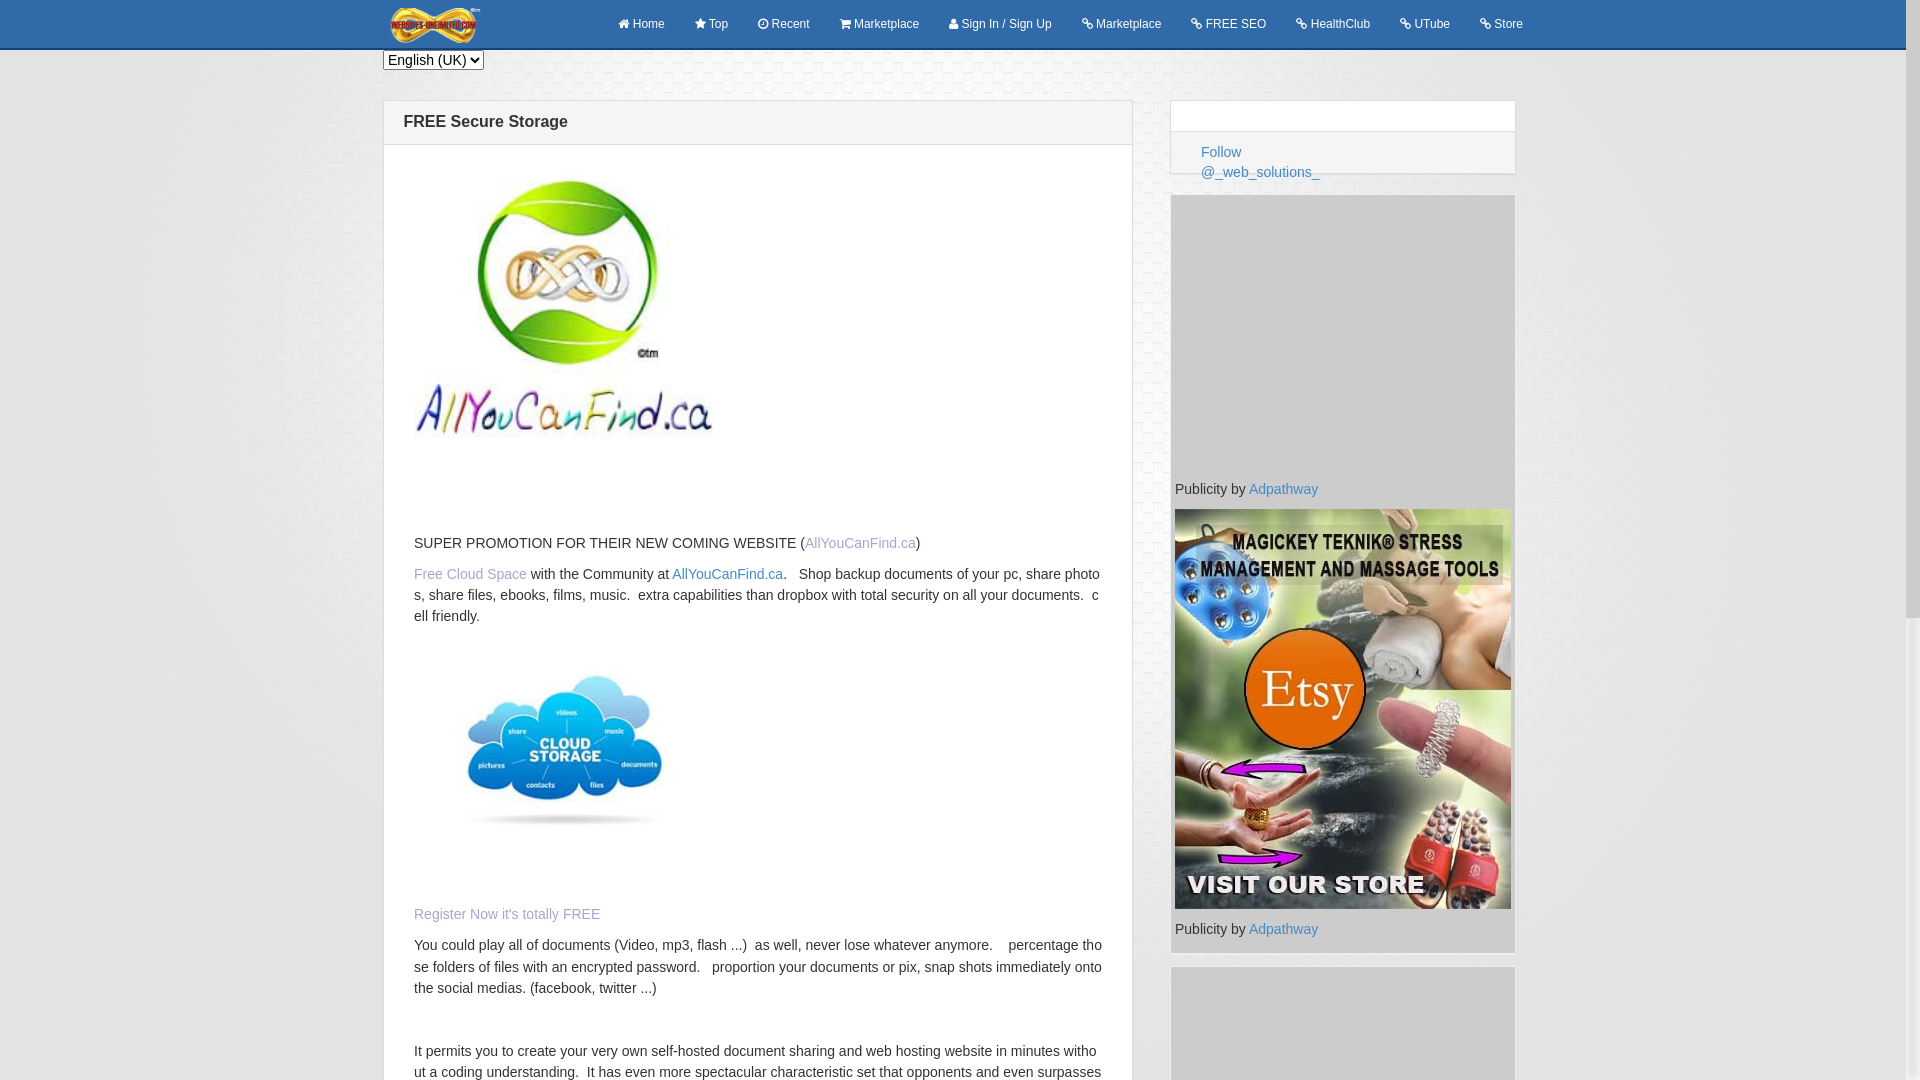 This screenshot has height=1080, width=1920. Describe the element at coordinates (1227, 23) in the screenshot. I see `'FREE SEO'` at that location.